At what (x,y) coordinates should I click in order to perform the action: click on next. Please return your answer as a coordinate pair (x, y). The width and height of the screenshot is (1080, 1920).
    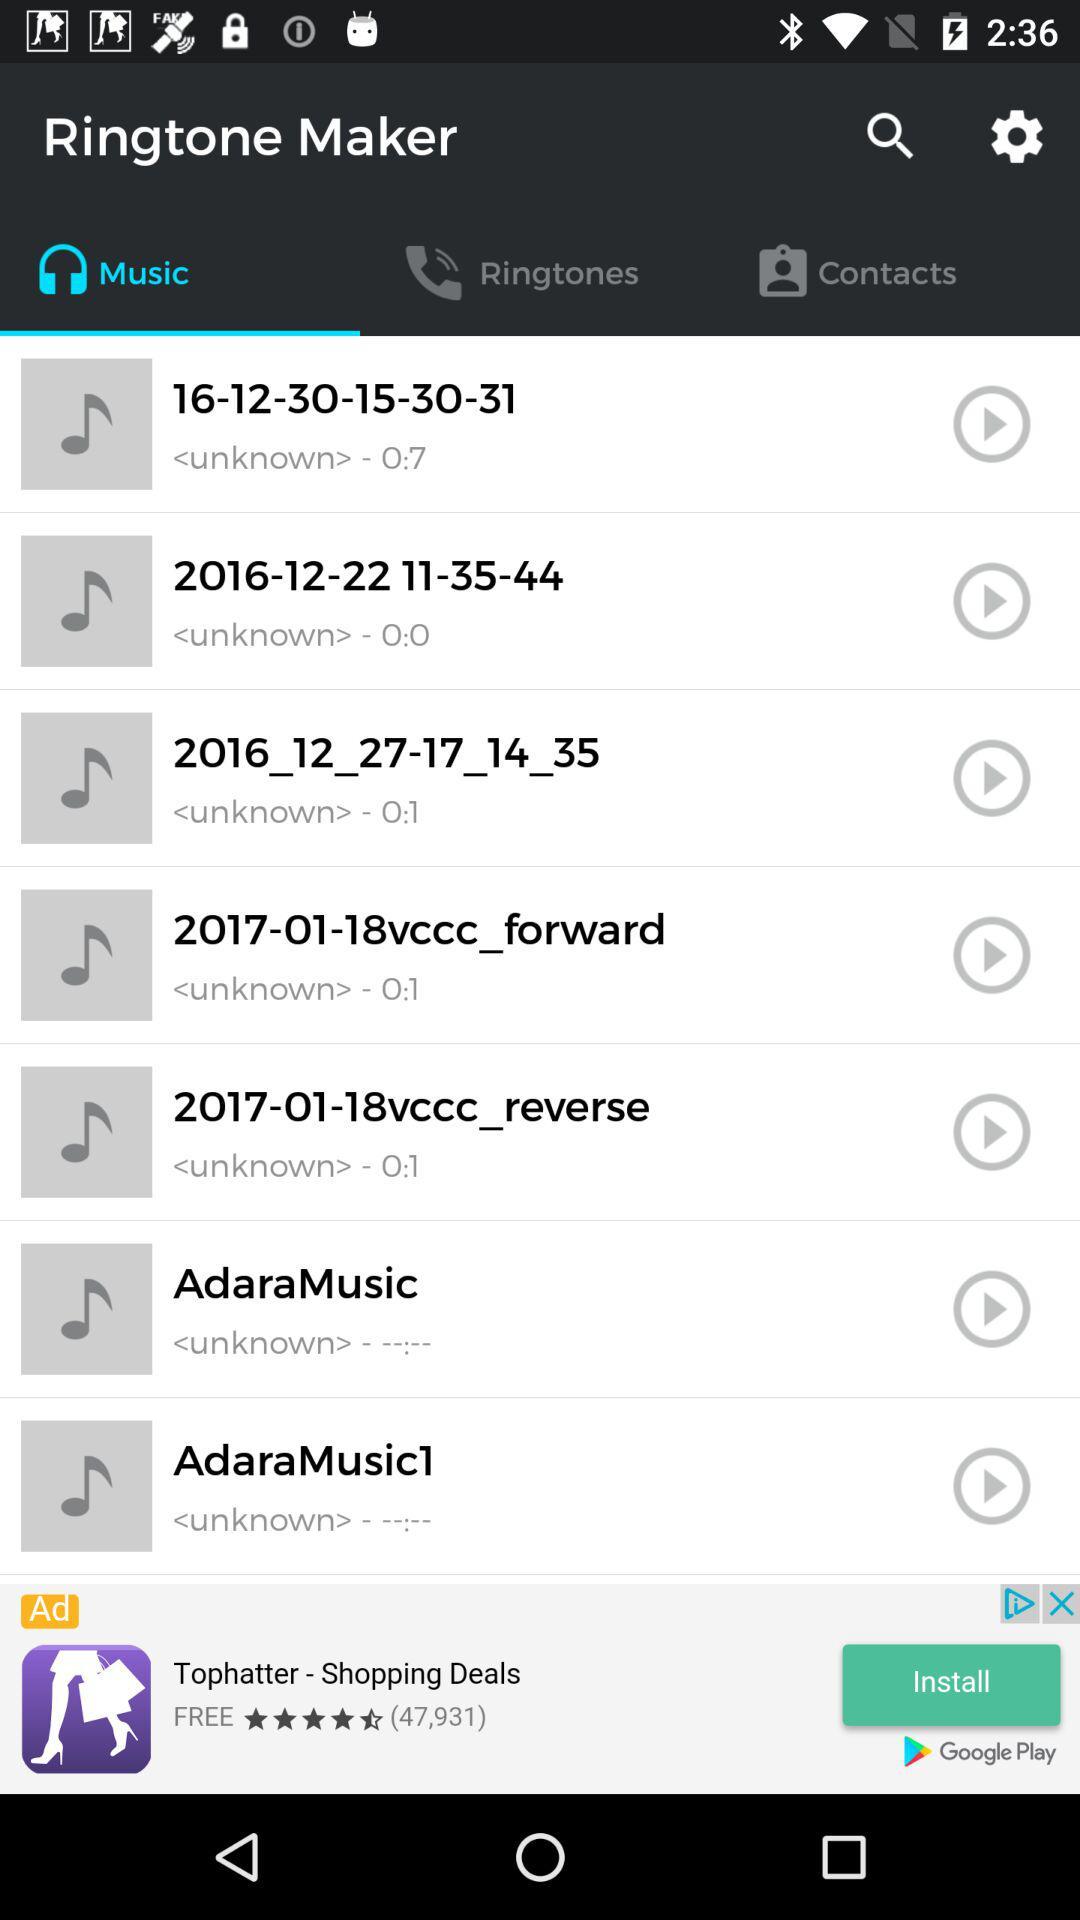
    Looking at the image, I should click on (991, 1132).